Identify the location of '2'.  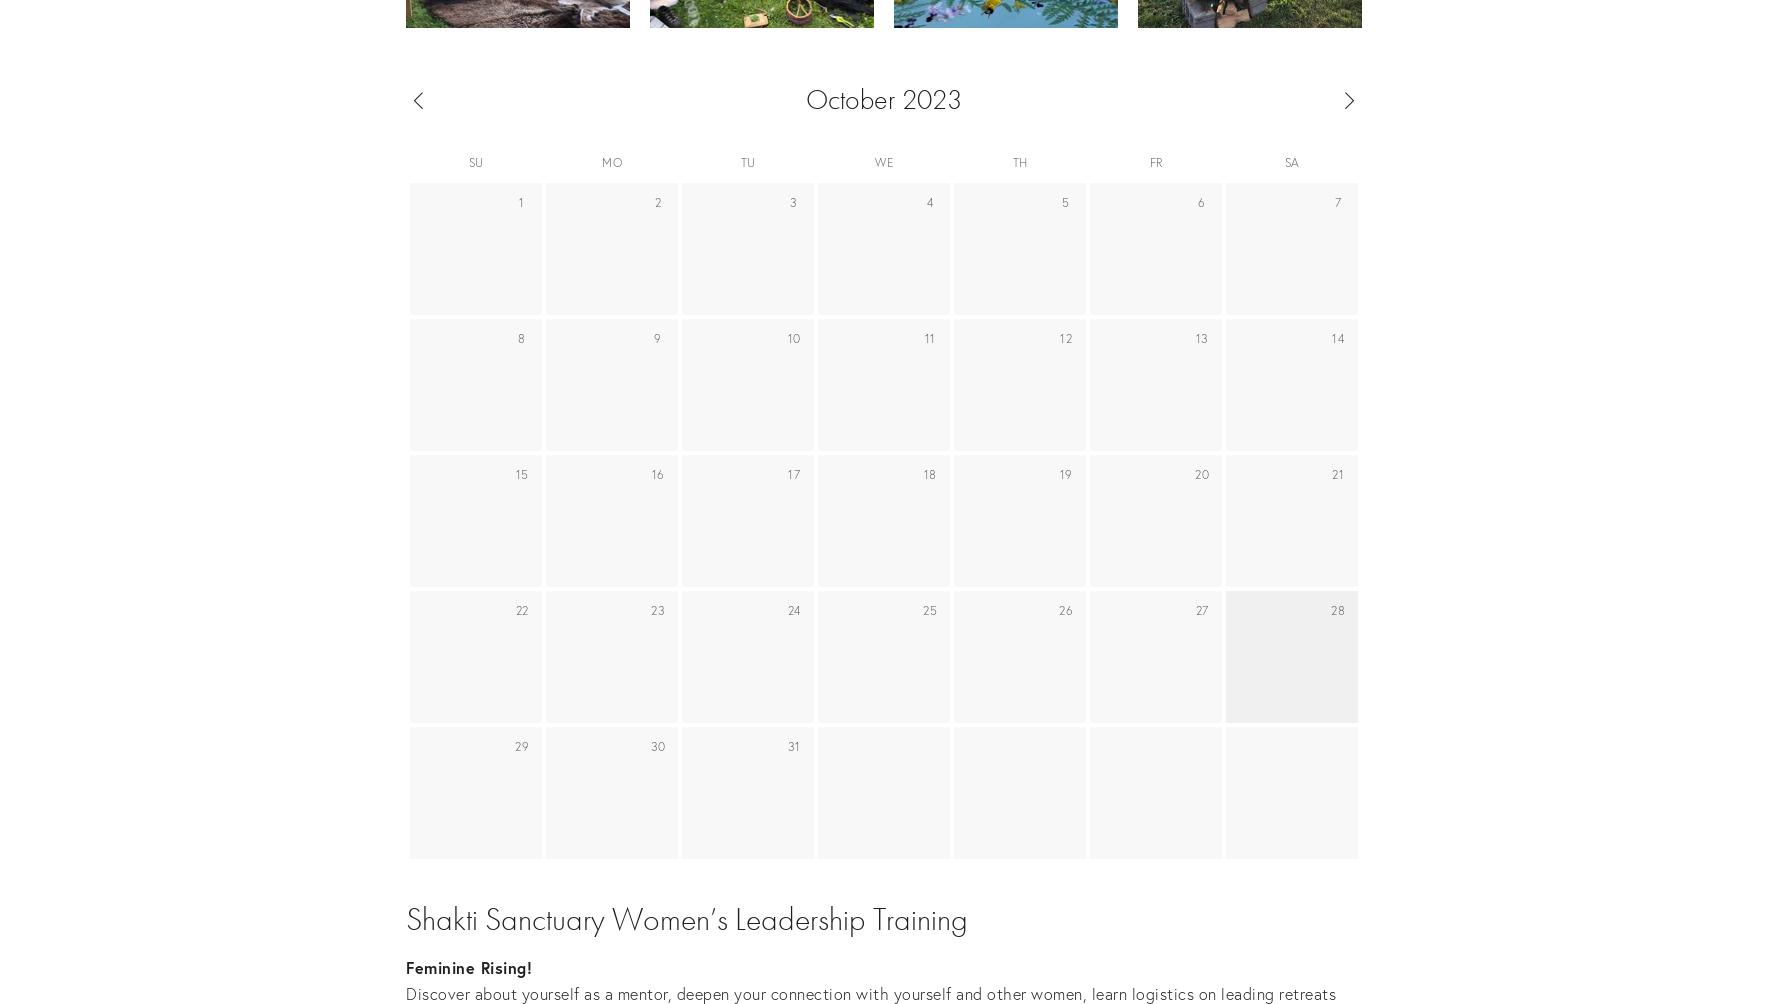
(652, 201).